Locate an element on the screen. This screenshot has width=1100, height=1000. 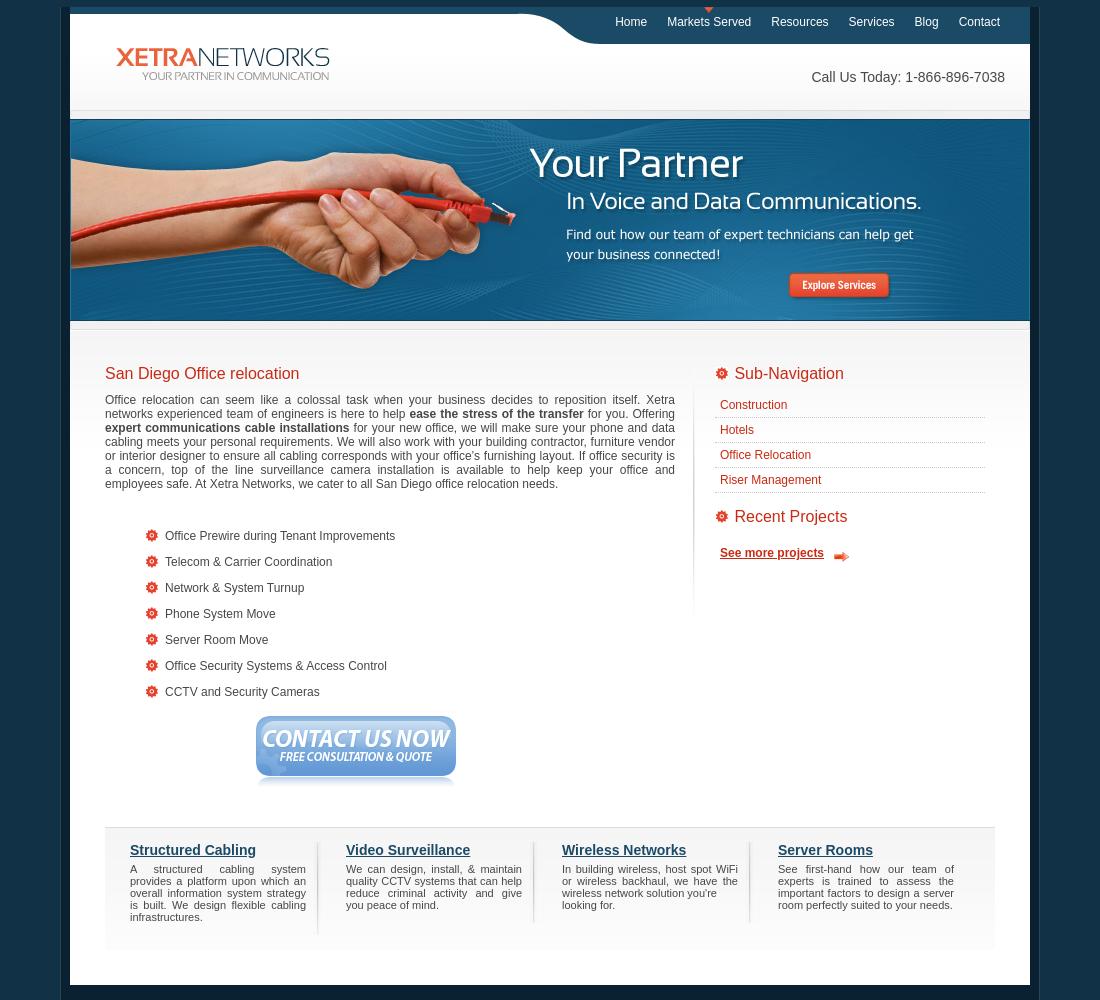
'for you. Offering' is located at coordinates (628, 413).